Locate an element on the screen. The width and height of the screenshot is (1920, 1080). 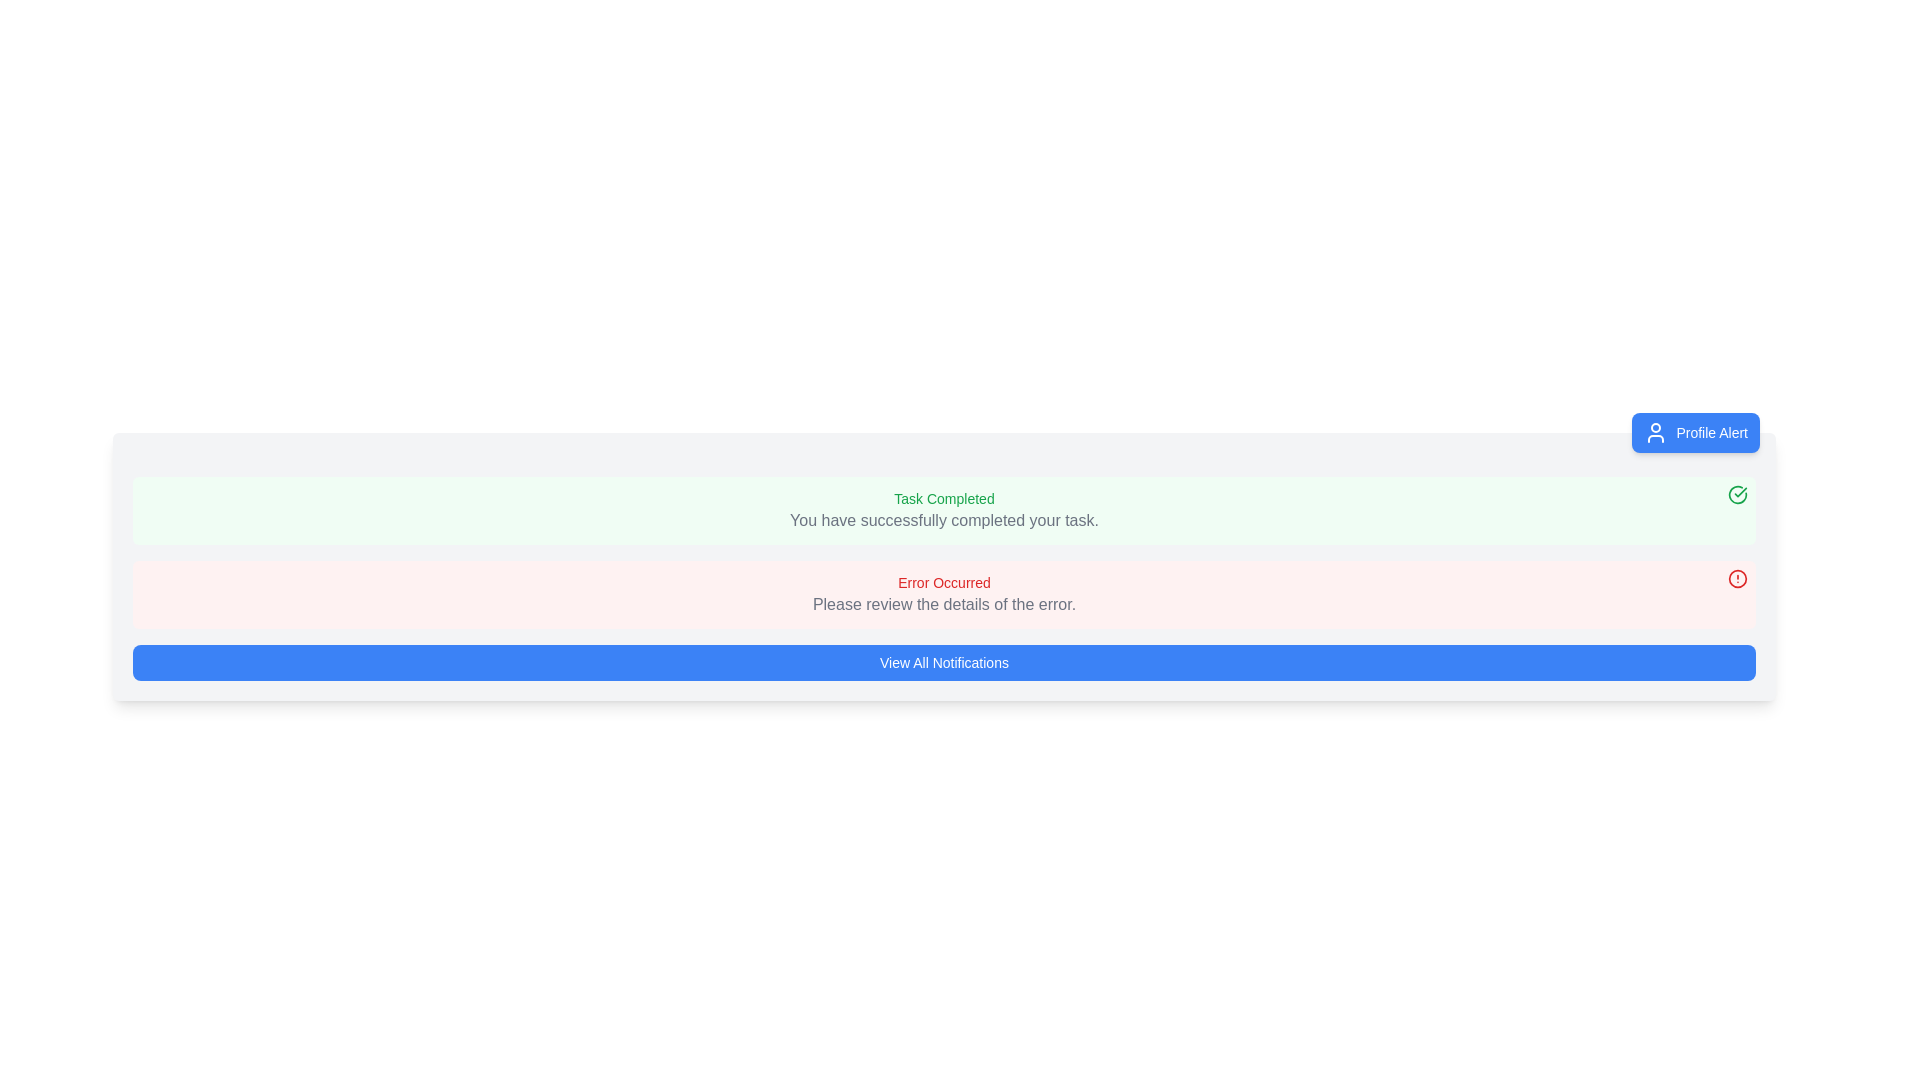
the static text element that provides confirmation feedback, positioned above the text 'You have successfully completed your task.' is located at coordinates (943, 497).